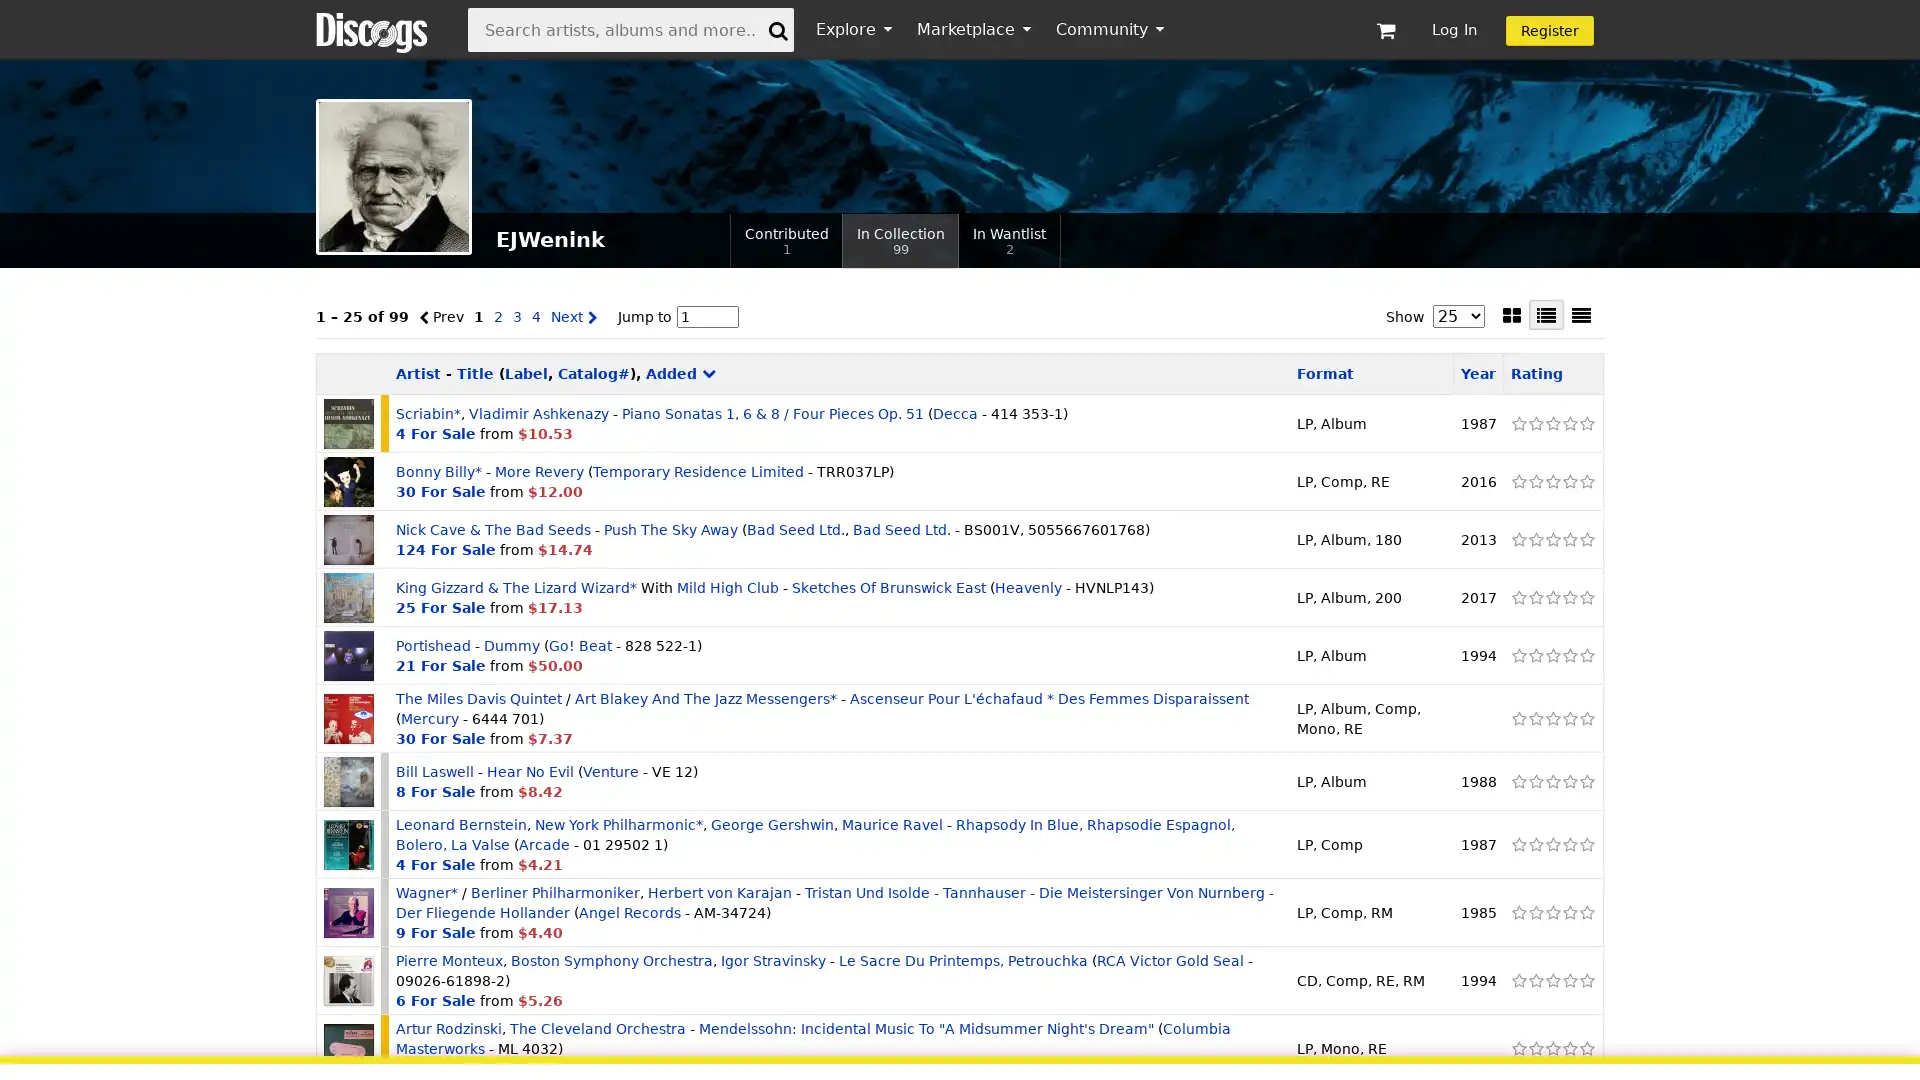 The width and height of the screenshot is (1920, 1080). I want to click on Rate this release 2 stars., so click(1534, 655).